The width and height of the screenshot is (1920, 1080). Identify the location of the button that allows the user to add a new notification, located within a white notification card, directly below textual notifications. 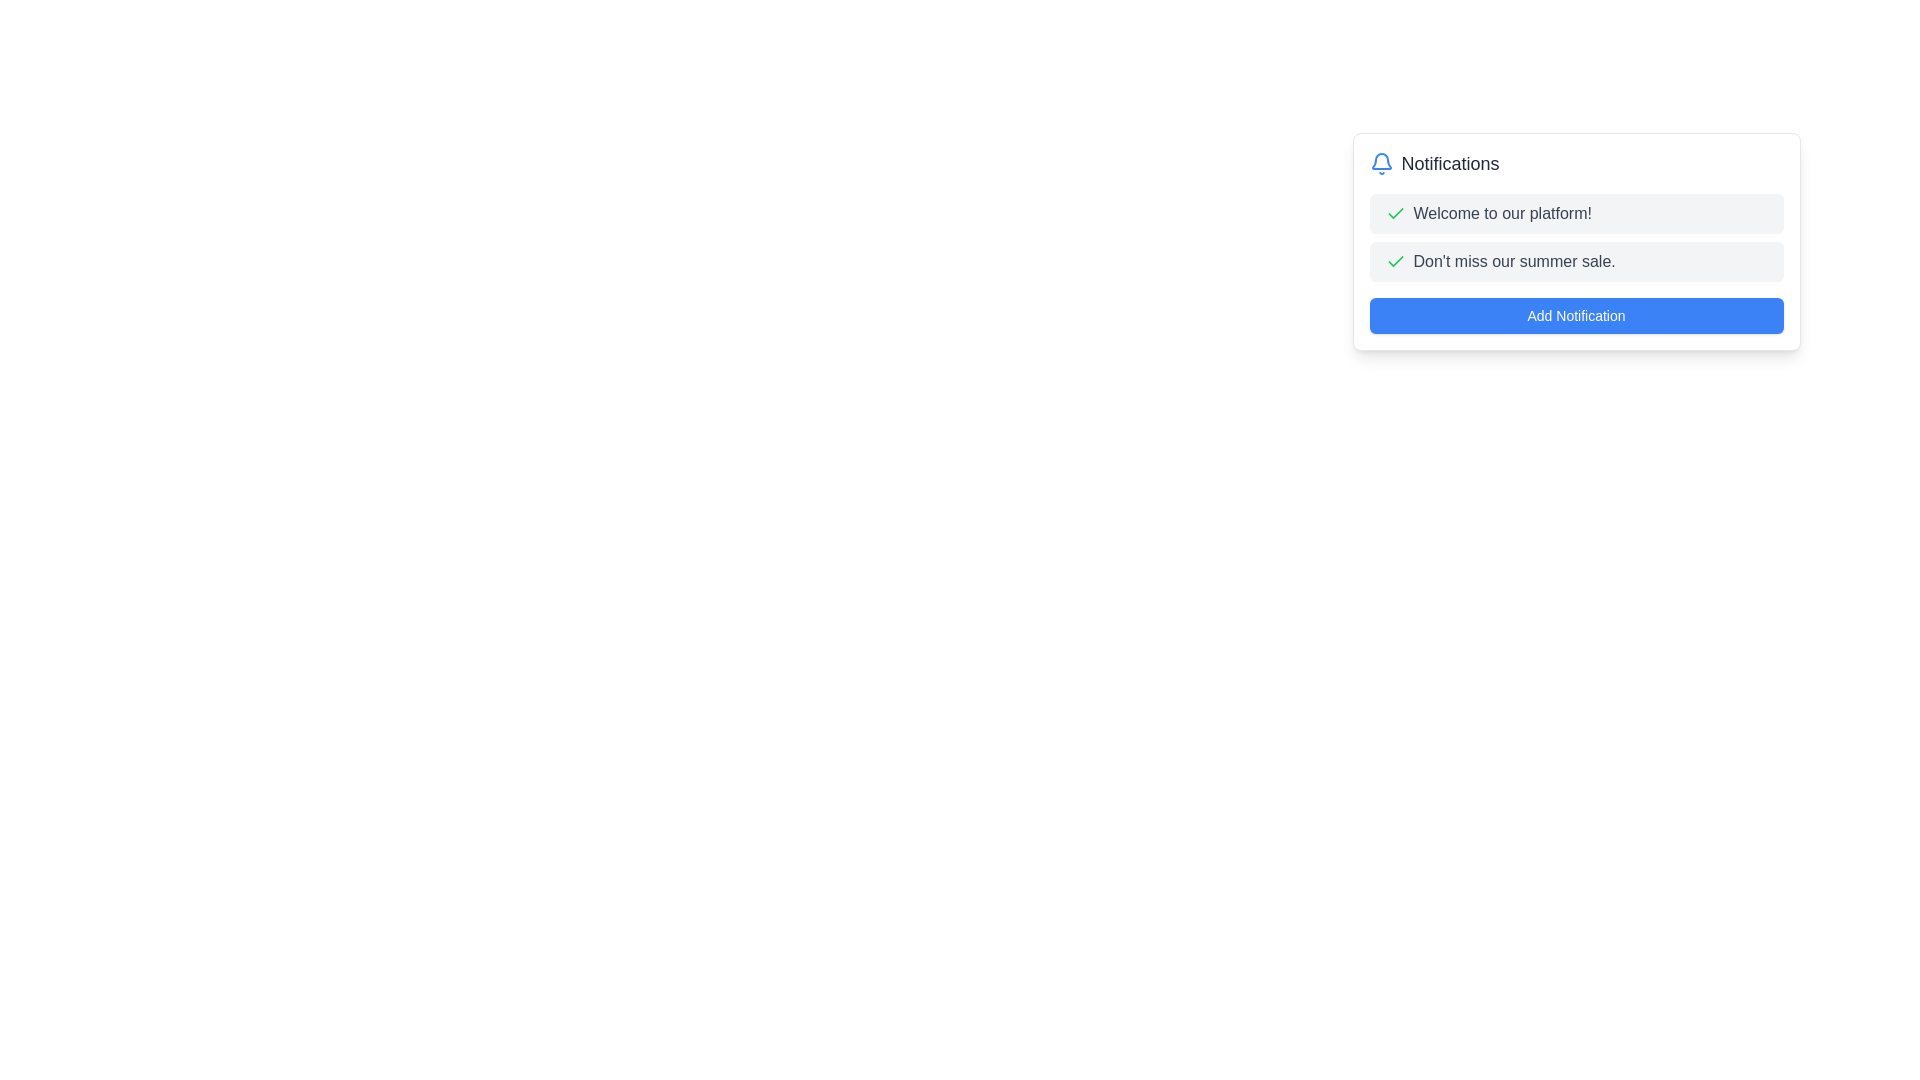
(1575, 315).